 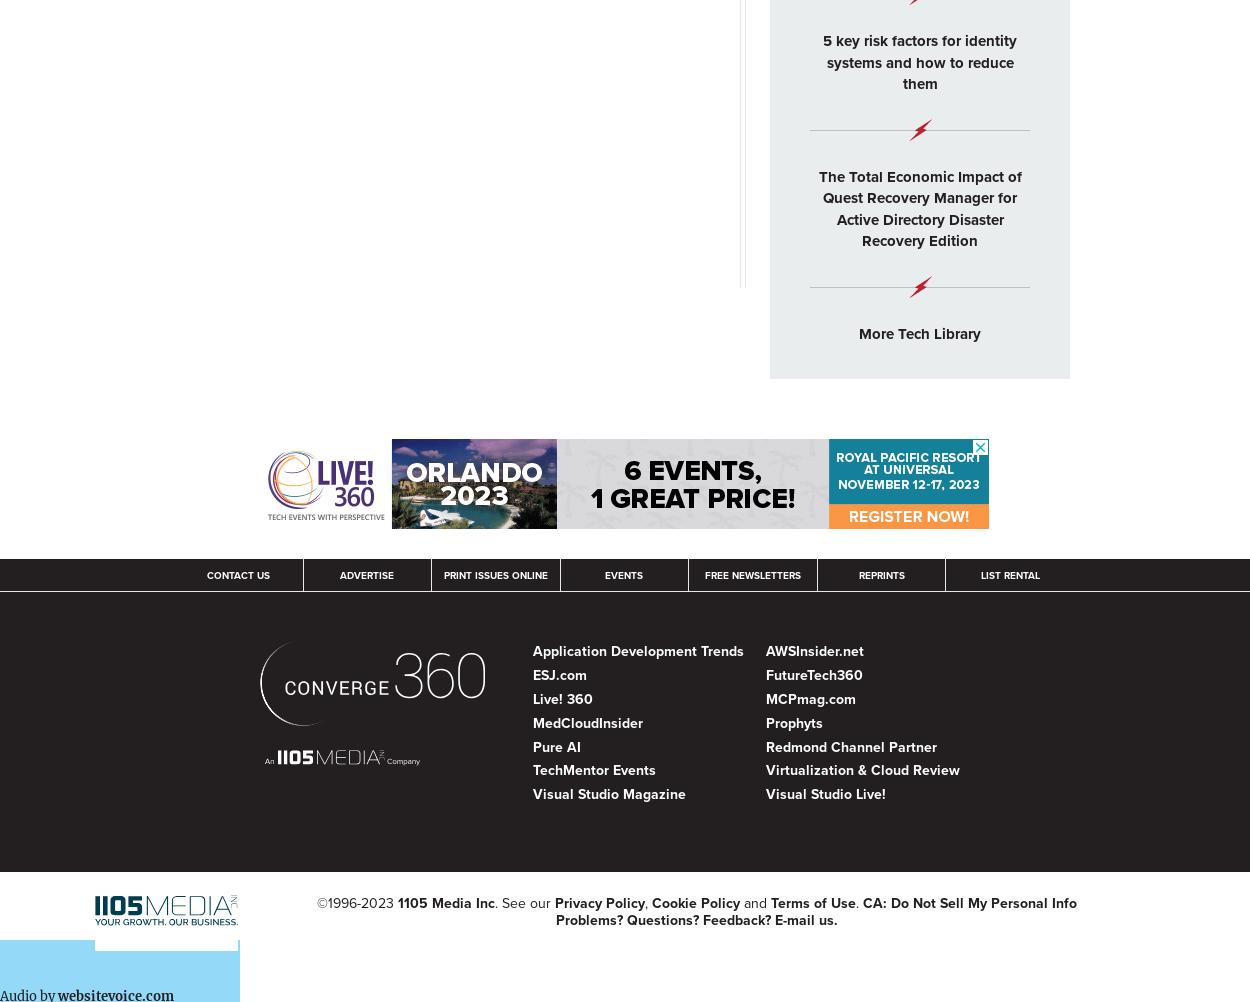 I want to click on 'Reprints', so click(x=857, y=576).